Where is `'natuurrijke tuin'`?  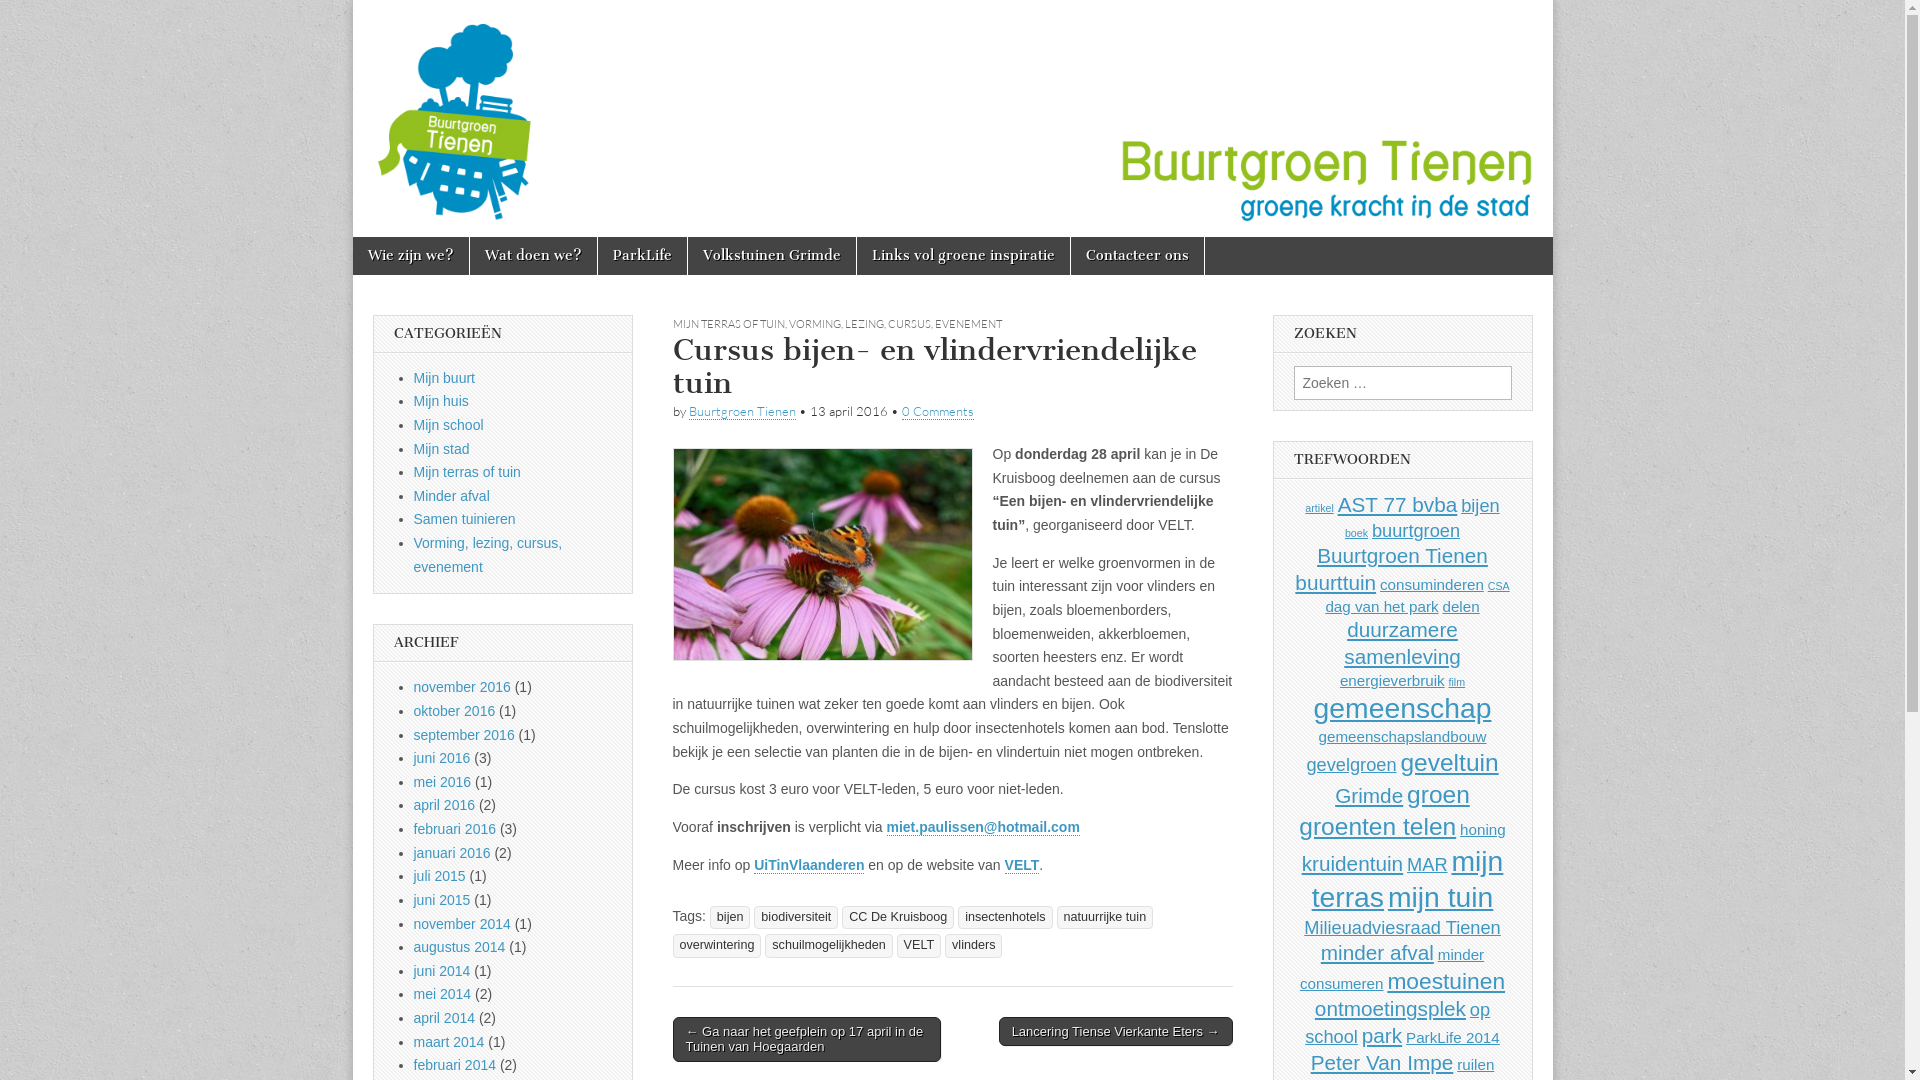 'natuurrijke tuin' is located at coordinates (1055, 917).